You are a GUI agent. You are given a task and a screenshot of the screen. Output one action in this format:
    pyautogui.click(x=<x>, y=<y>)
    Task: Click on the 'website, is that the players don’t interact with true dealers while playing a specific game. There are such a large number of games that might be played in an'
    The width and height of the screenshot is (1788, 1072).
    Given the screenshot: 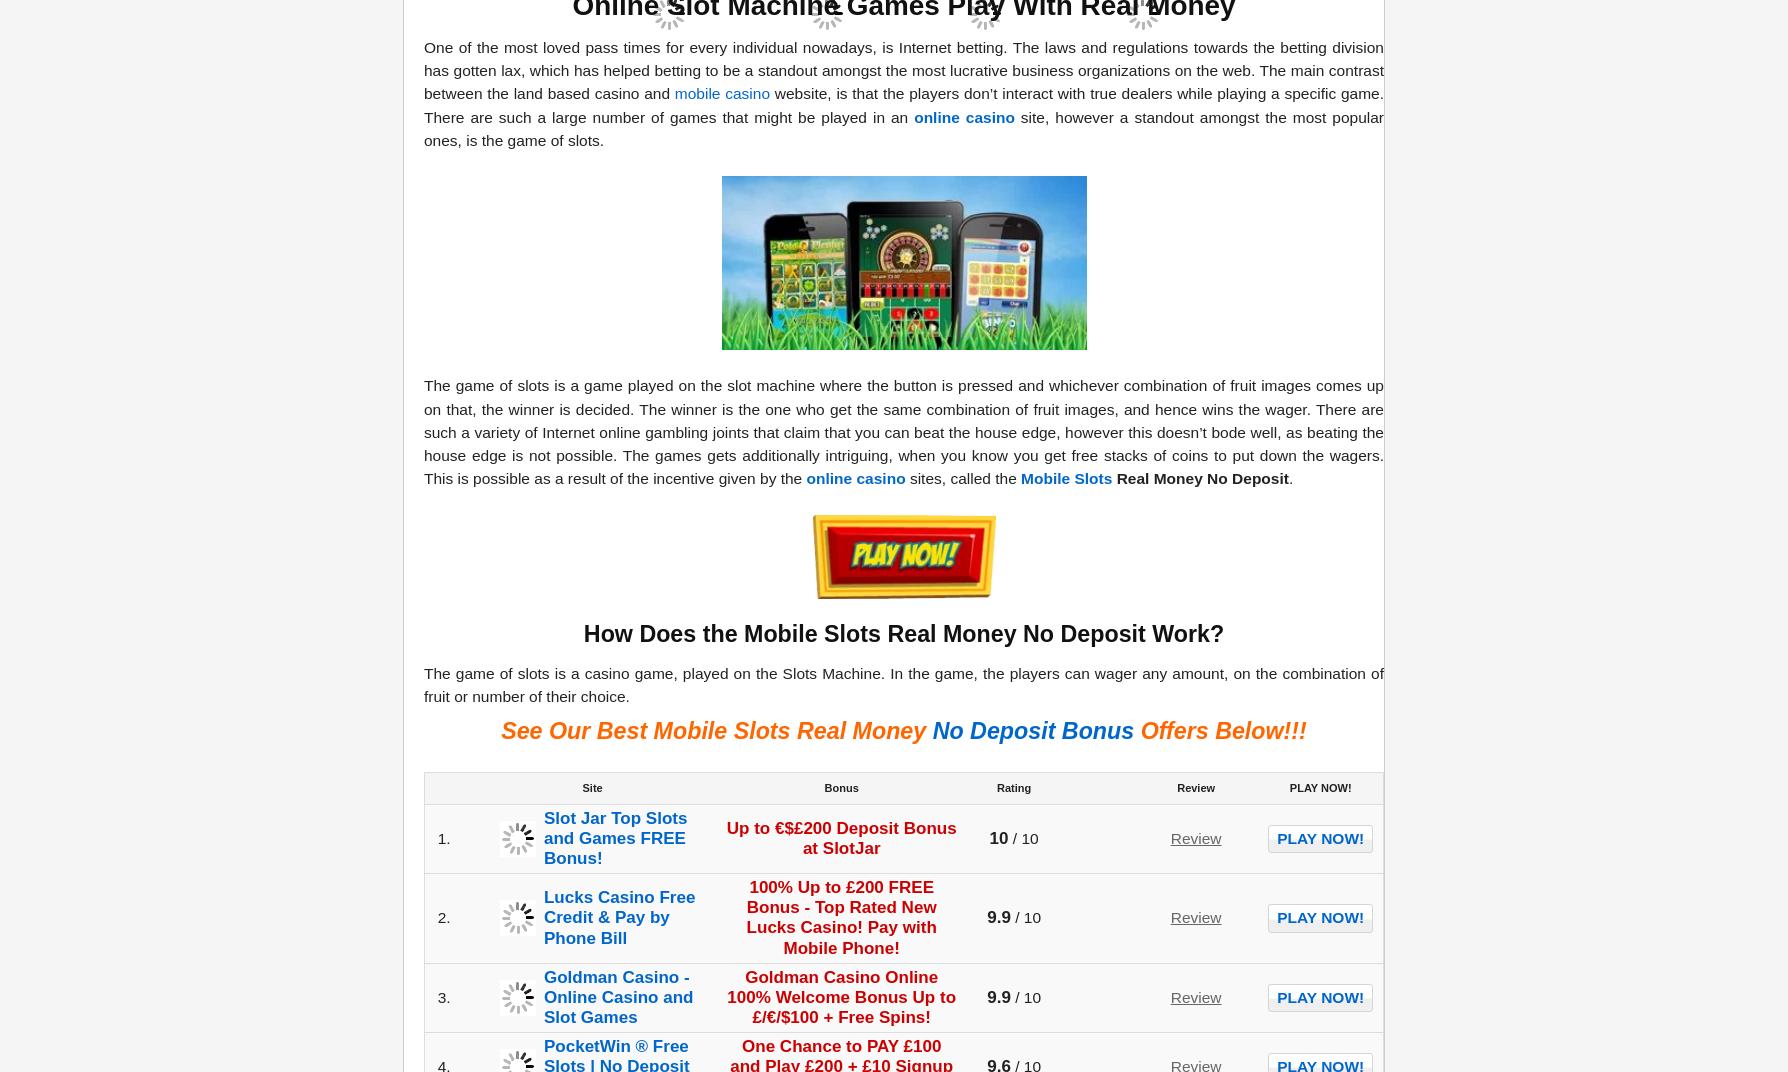 What is the action you would take?
    pyautogui.click(x=903, y=104)
    